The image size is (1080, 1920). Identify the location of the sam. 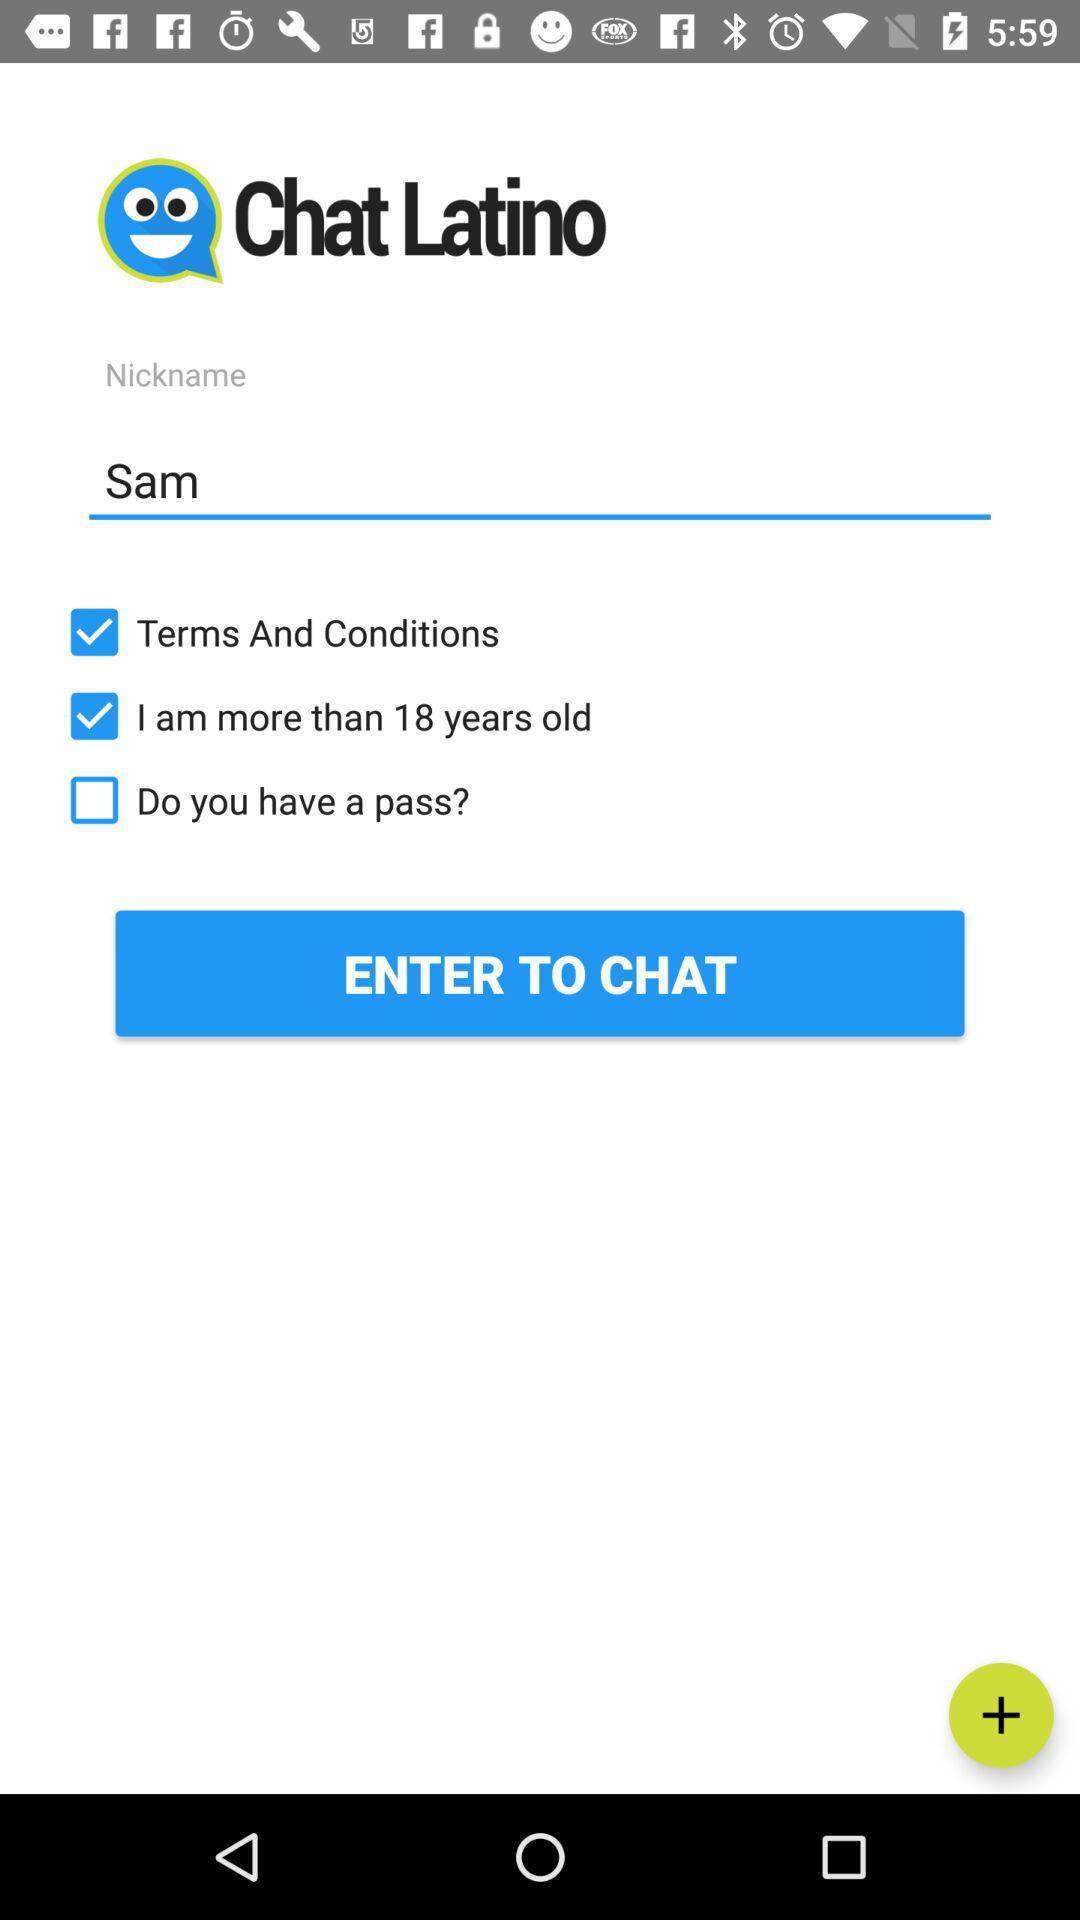
(540, 478).